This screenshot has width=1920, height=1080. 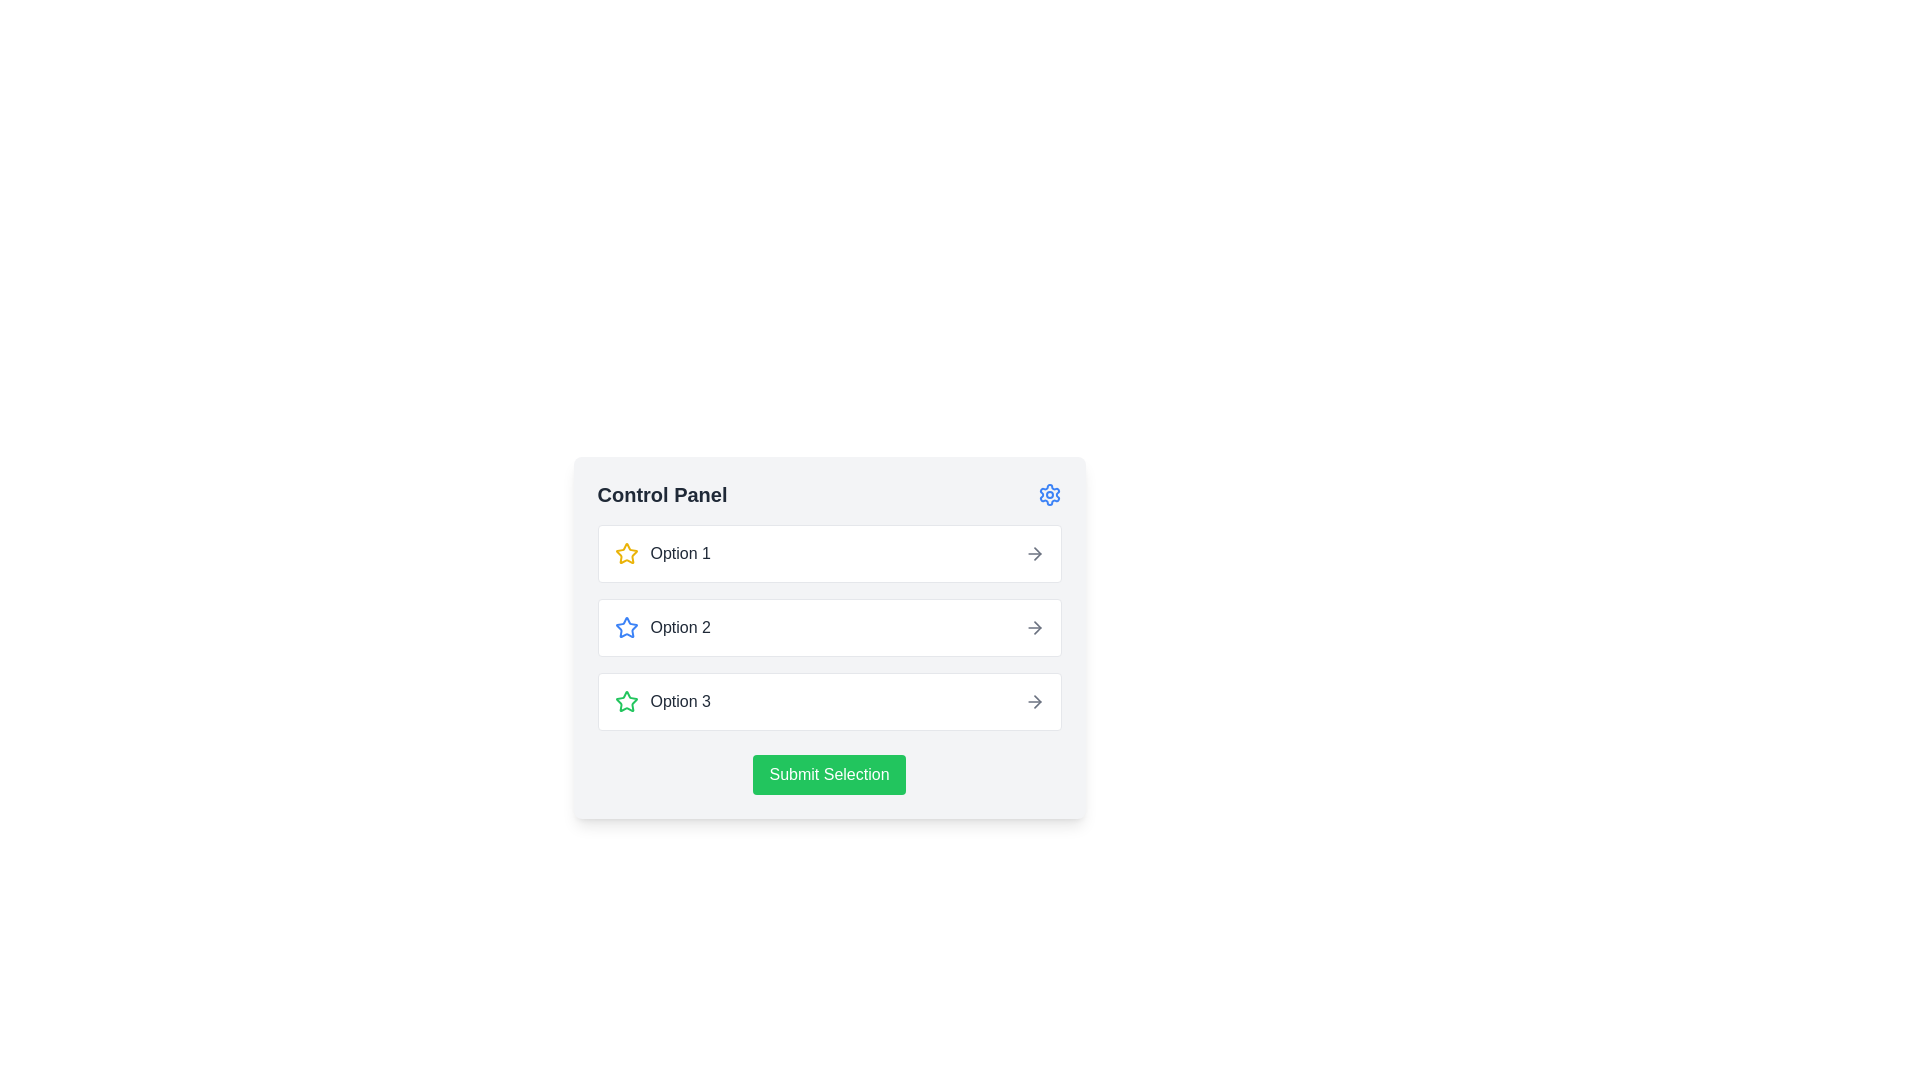 What do you see at coordinates (1048, 494) in the screenshot?
I see `the gear-shaped SVG settings icon located near the top-right corner of the 'Control Panel'` at bounding box center [1048, 494].